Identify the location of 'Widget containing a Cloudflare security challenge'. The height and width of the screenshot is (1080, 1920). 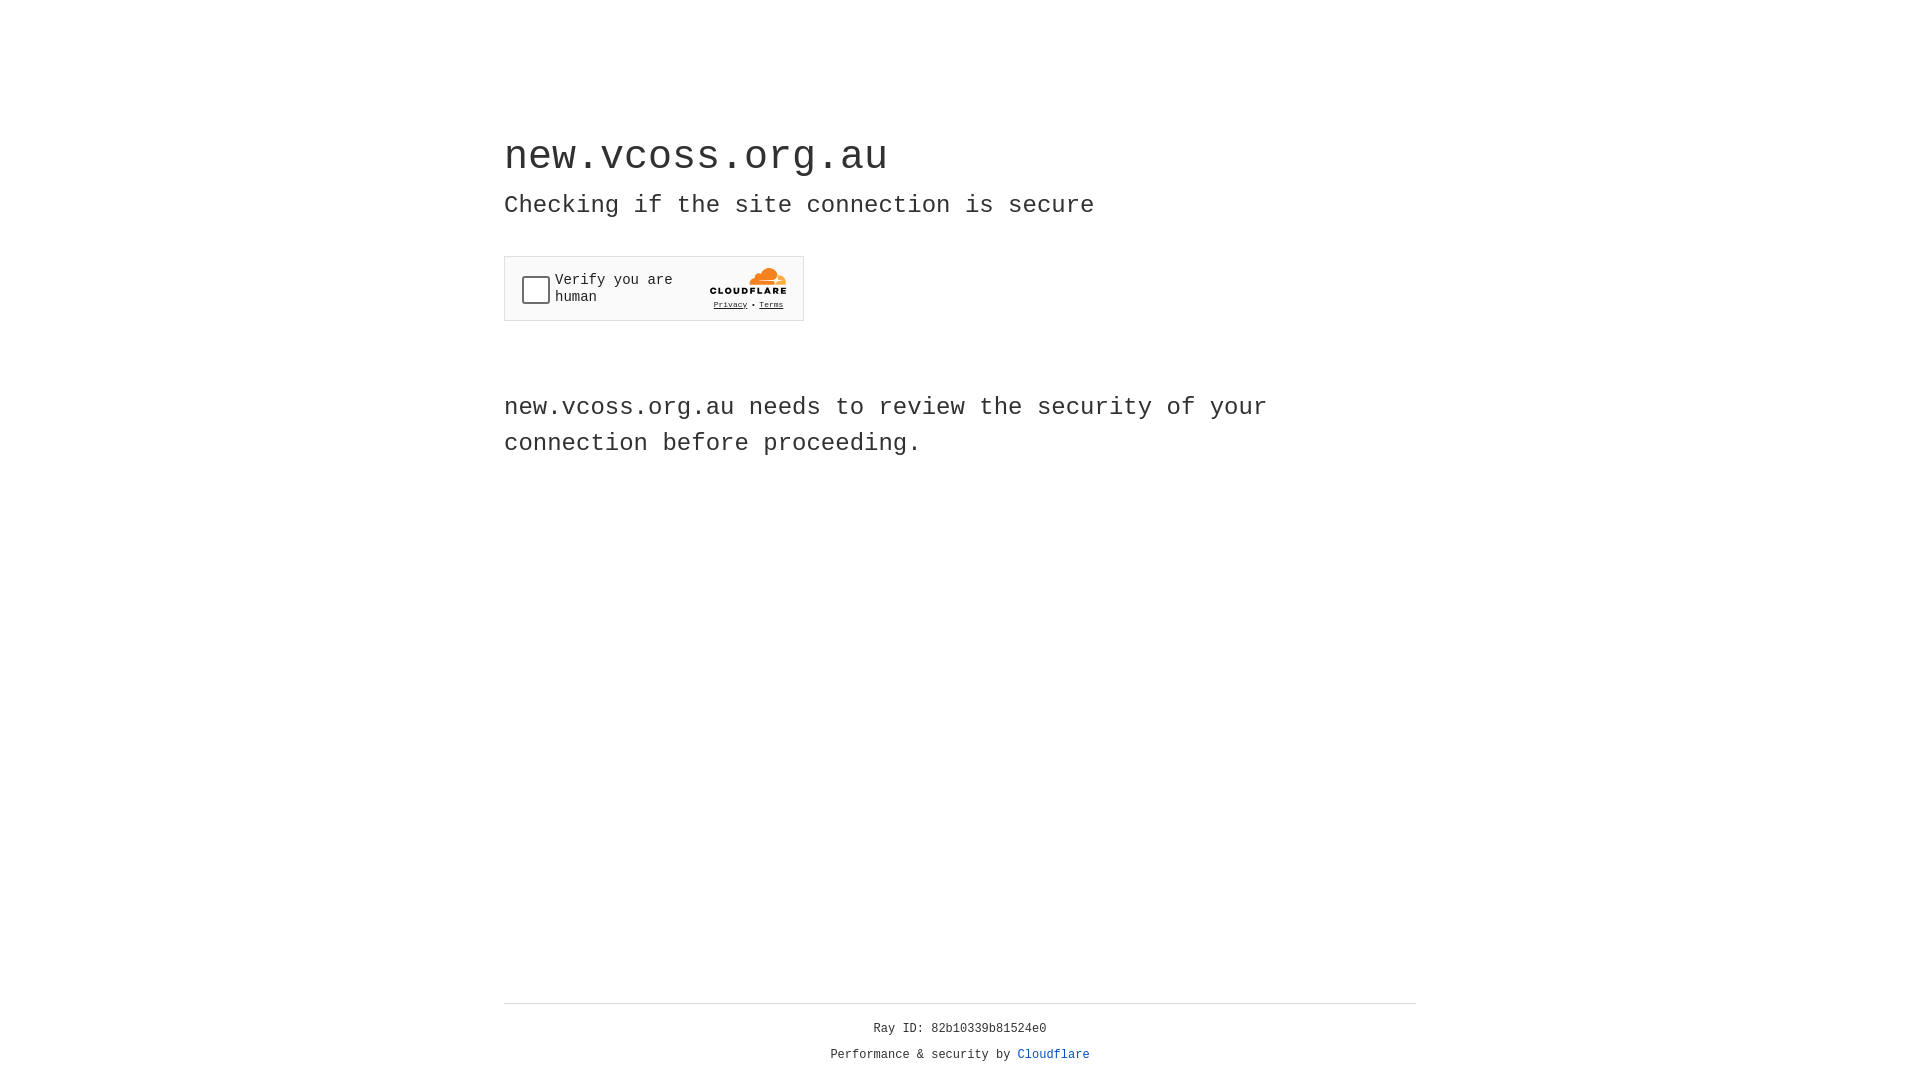
(653, 288).